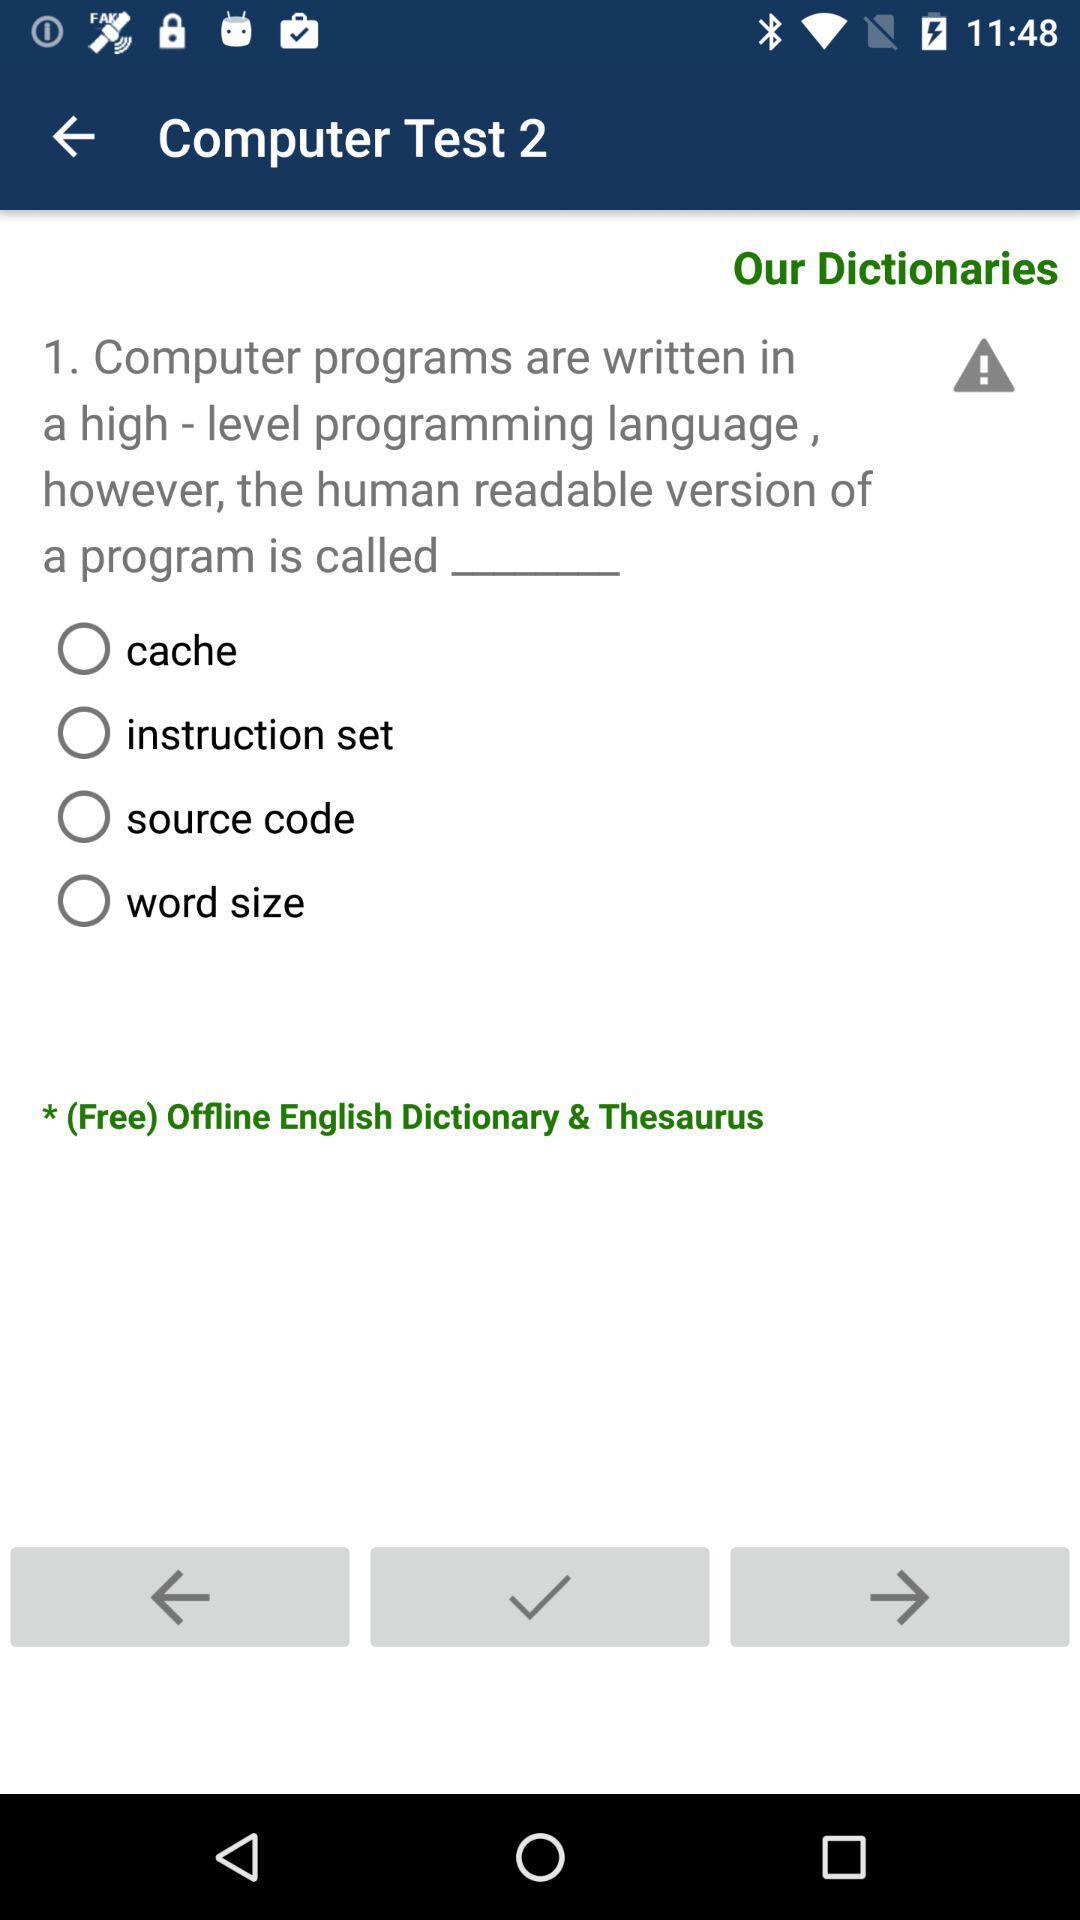  What do you see at coordinates (560, 816) in the screenshot?
I see `the source code item` at bounding box center [560, 816].